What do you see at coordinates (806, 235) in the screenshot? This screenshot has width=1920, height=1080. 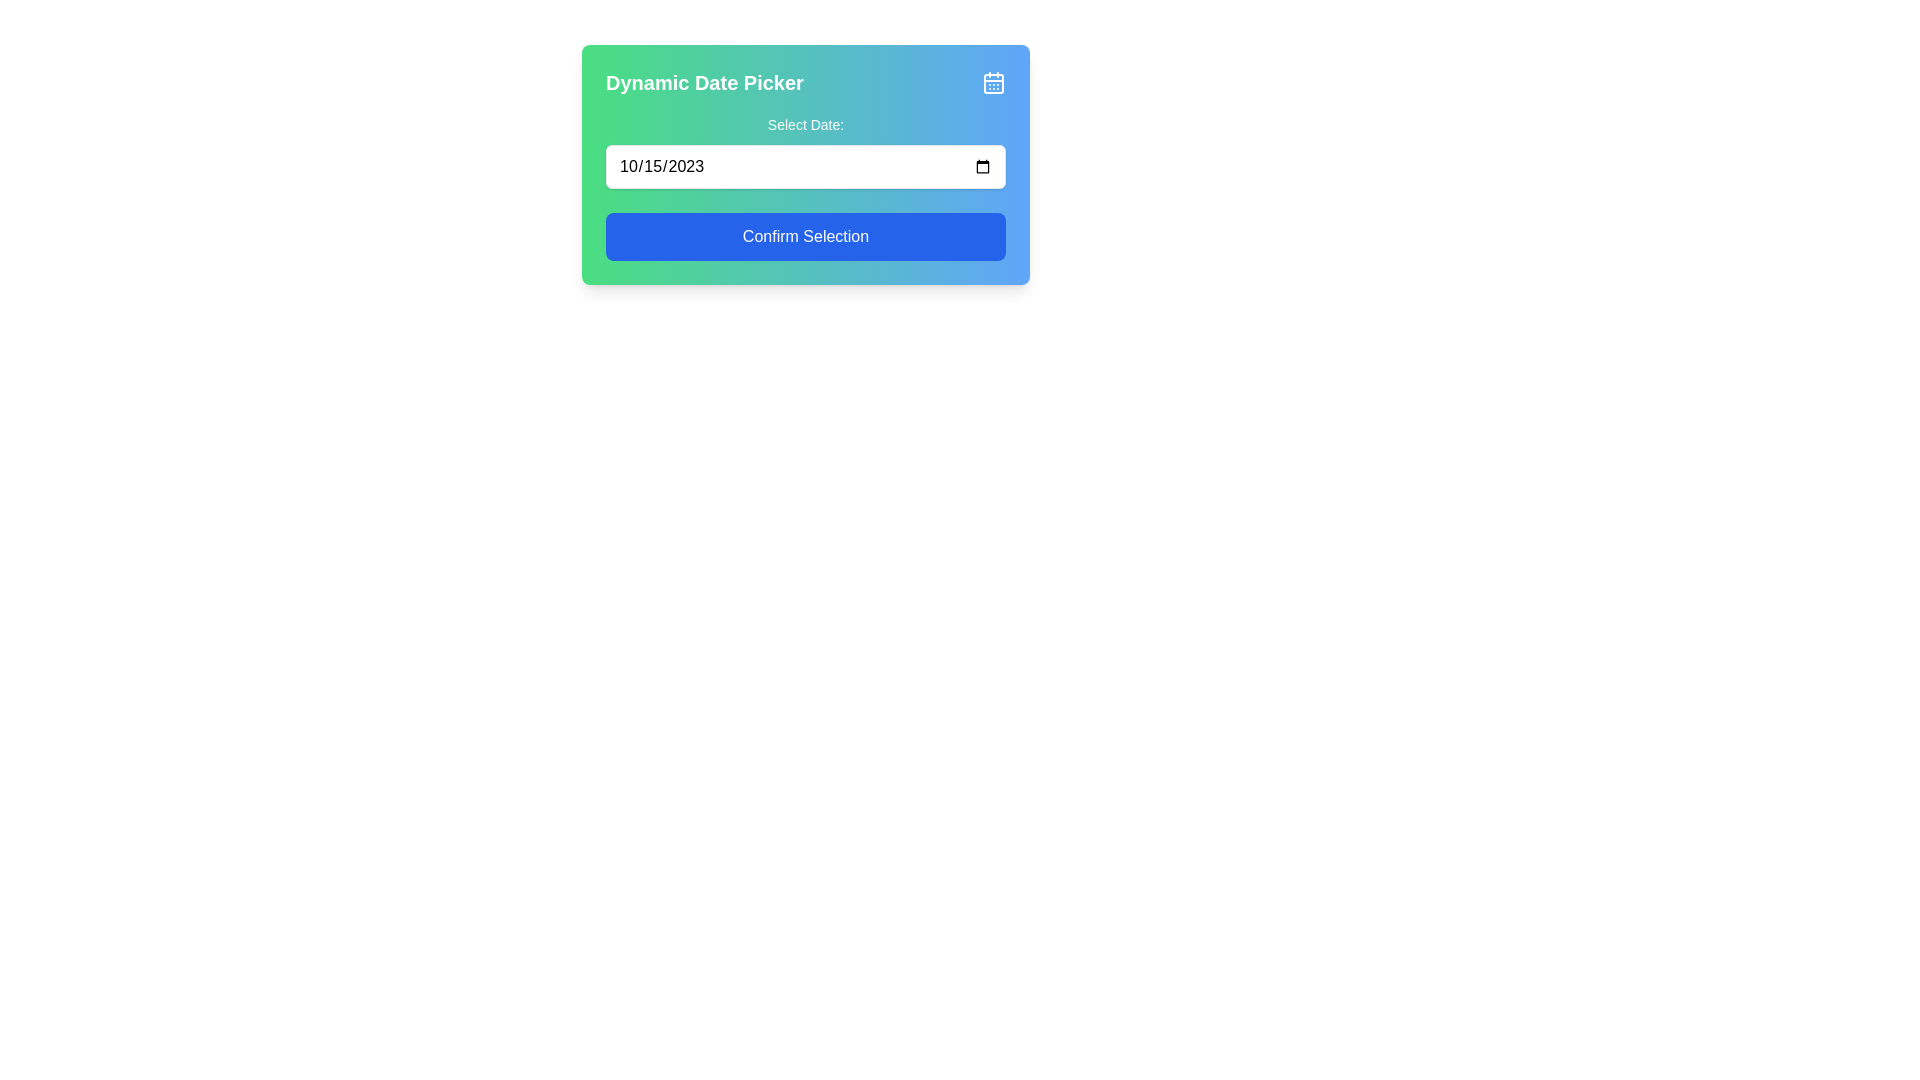 I see `the confirm button located at the bottom of the 'Dynamic Date Picker' card to confirm the selected date` at bounding box center [806, 235].